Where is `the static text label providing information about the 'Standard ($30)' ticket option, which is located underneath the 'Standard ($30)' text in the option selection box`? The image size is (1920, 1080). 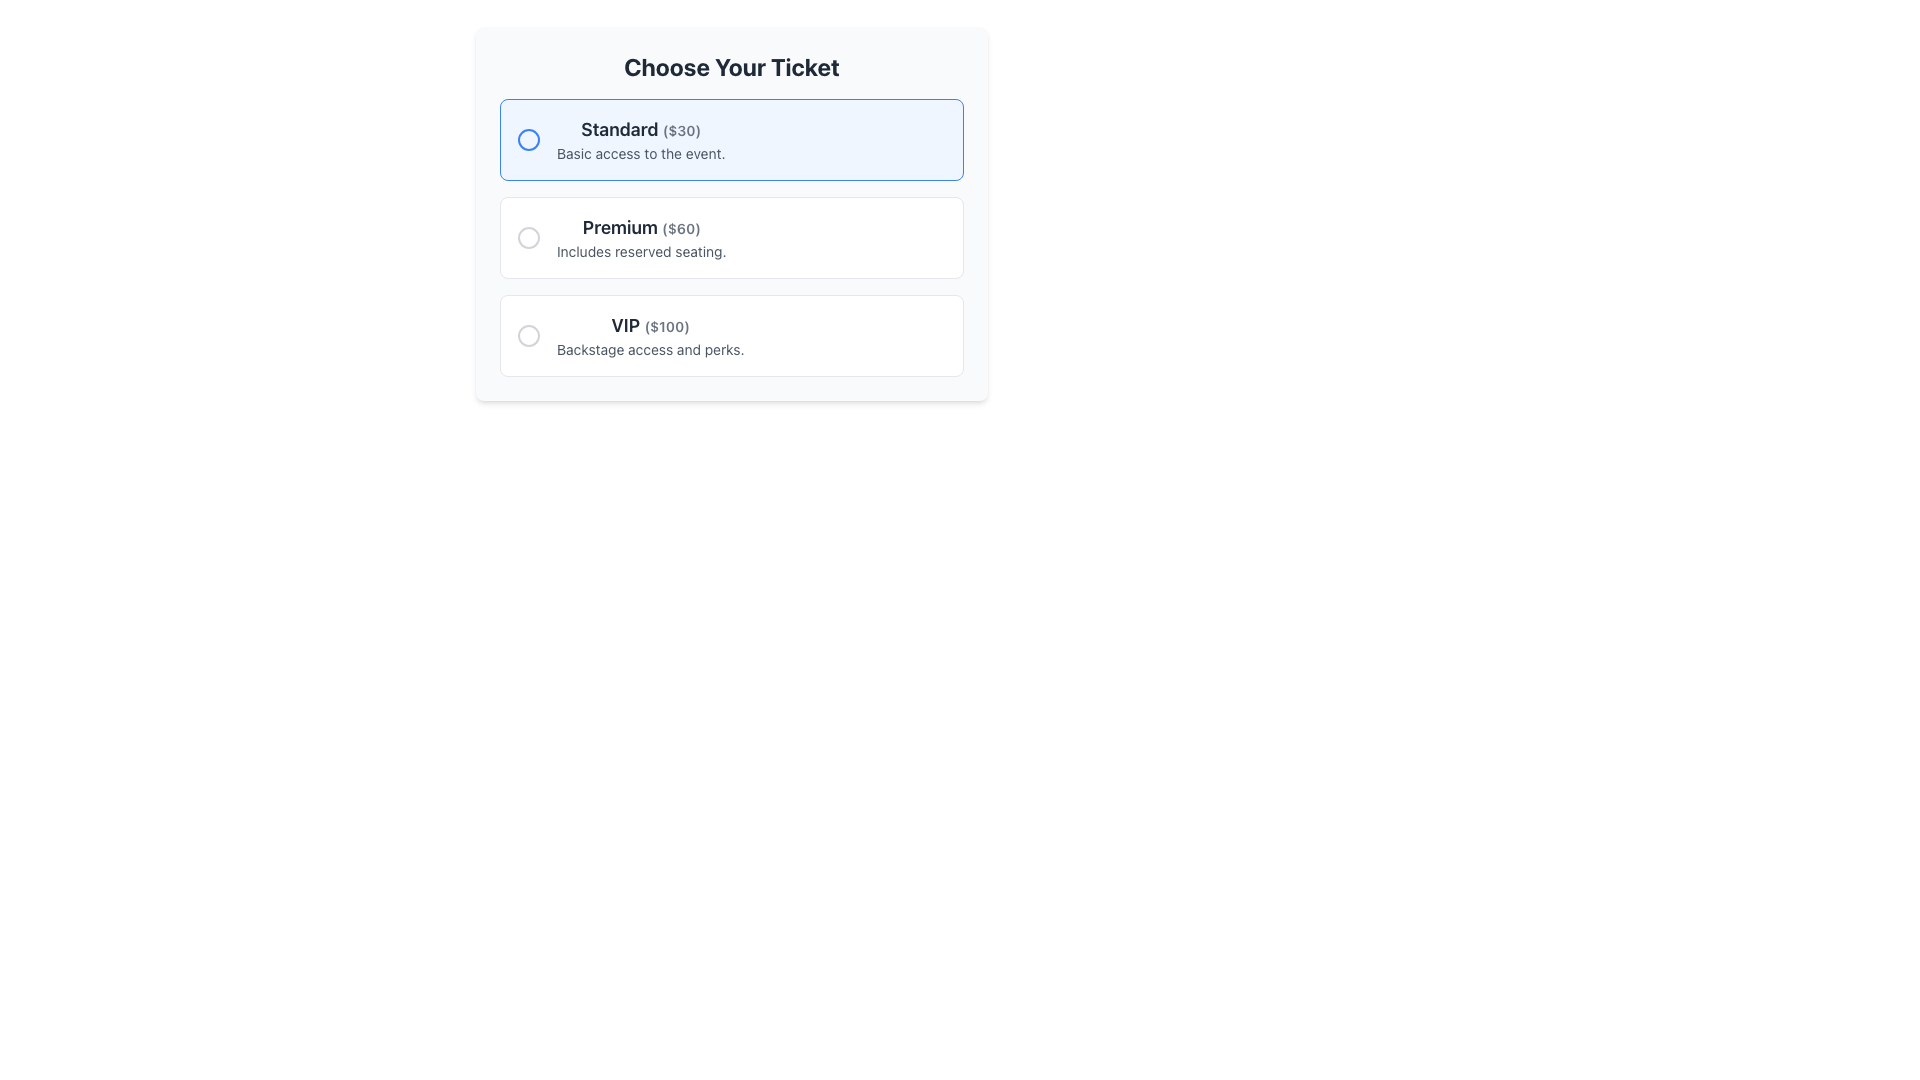 the static text label providing information about the 'Standard ($30)' ticket option, which is located underneath the 'Standard ($30)' text in the option selection box is located at coordinates (641, 153).